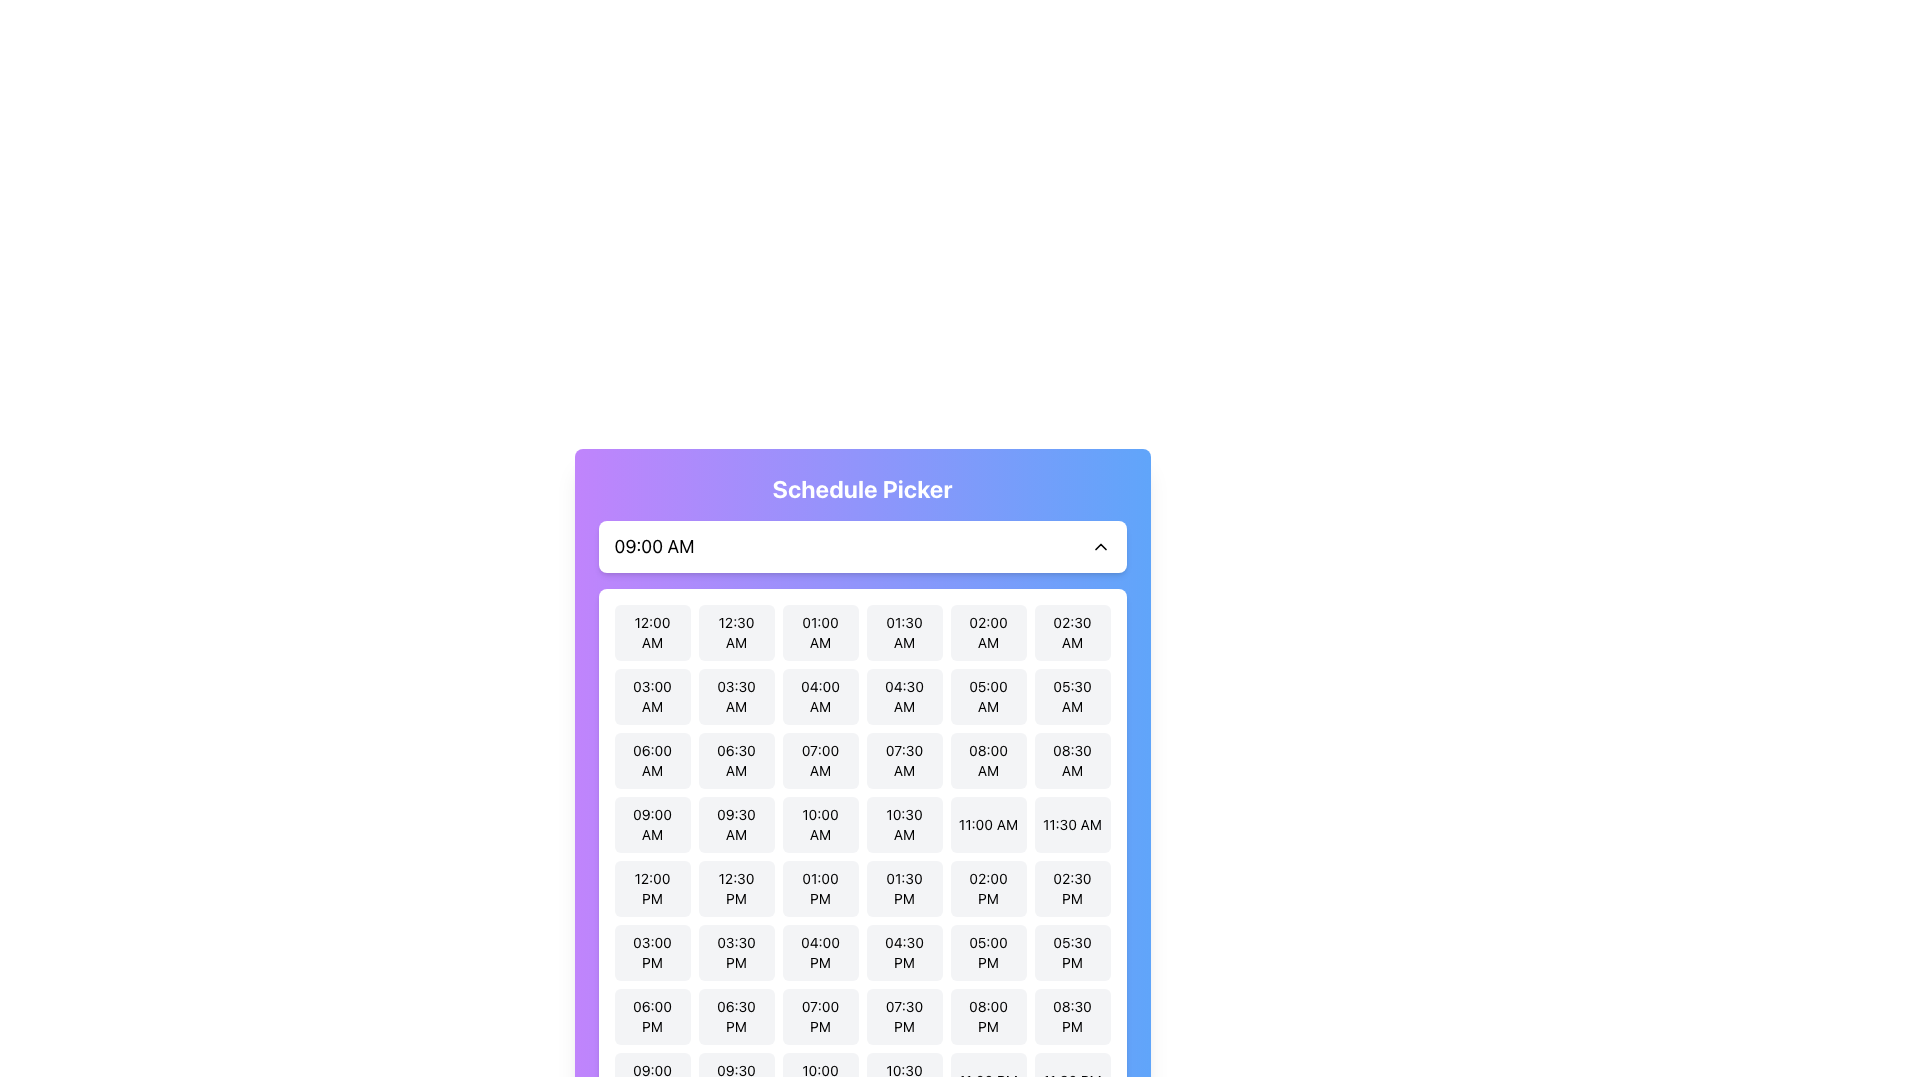 The height and width of the screenshot is (1080, 1920). Describe the element at coordinates (820, 760) in the screenshot. I see `the button labeled '07:00 AM' which has a light gray background and is located in the third row and third column of the grid` at that location.